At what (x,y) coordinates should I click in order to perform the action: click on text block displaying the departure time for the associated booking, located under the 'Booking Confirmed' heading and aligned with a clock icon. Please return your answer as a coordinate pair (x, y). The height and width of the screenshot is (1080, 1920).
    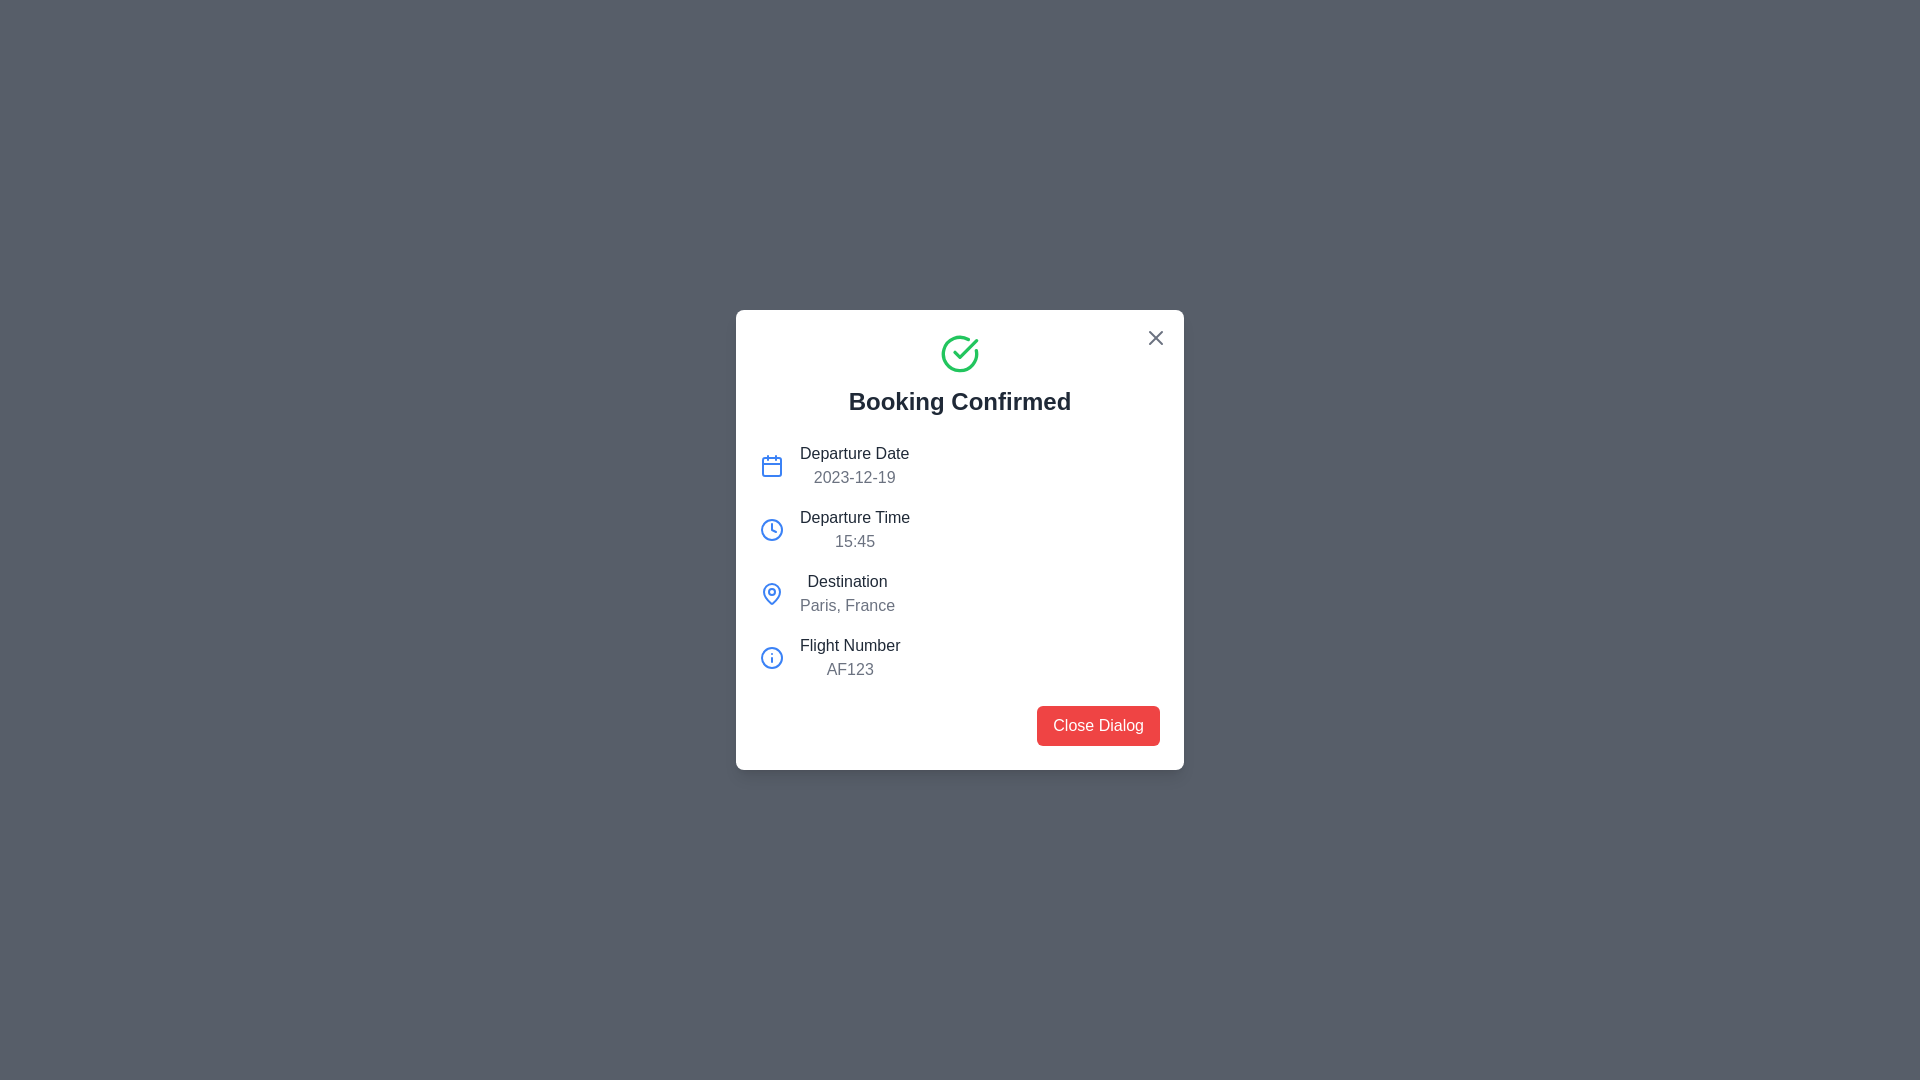
    Looking at the image, I should click on (855, 528).